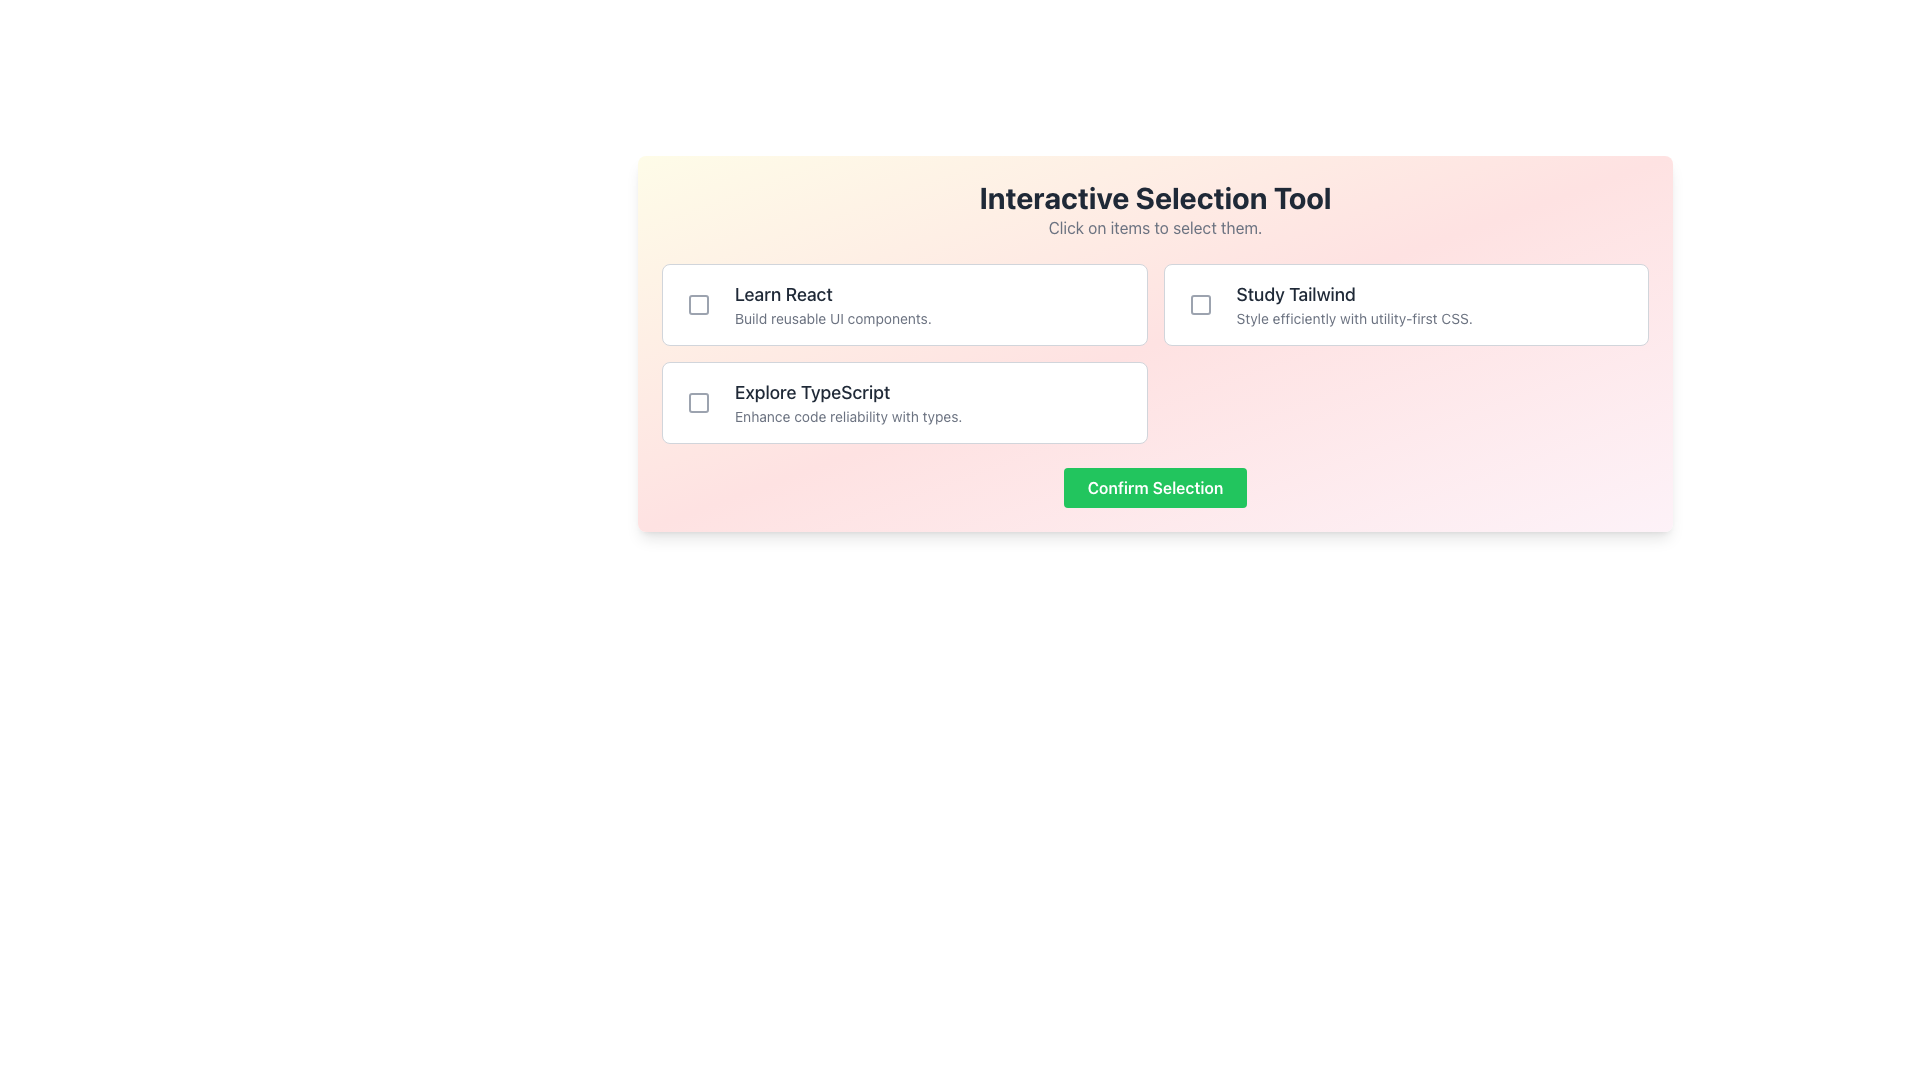 This screenshot has height=1080, width=1920. I want to click on the third selectable list item with a checkbox that represents an option to explore learning about TypeScript, so click(903, 402).